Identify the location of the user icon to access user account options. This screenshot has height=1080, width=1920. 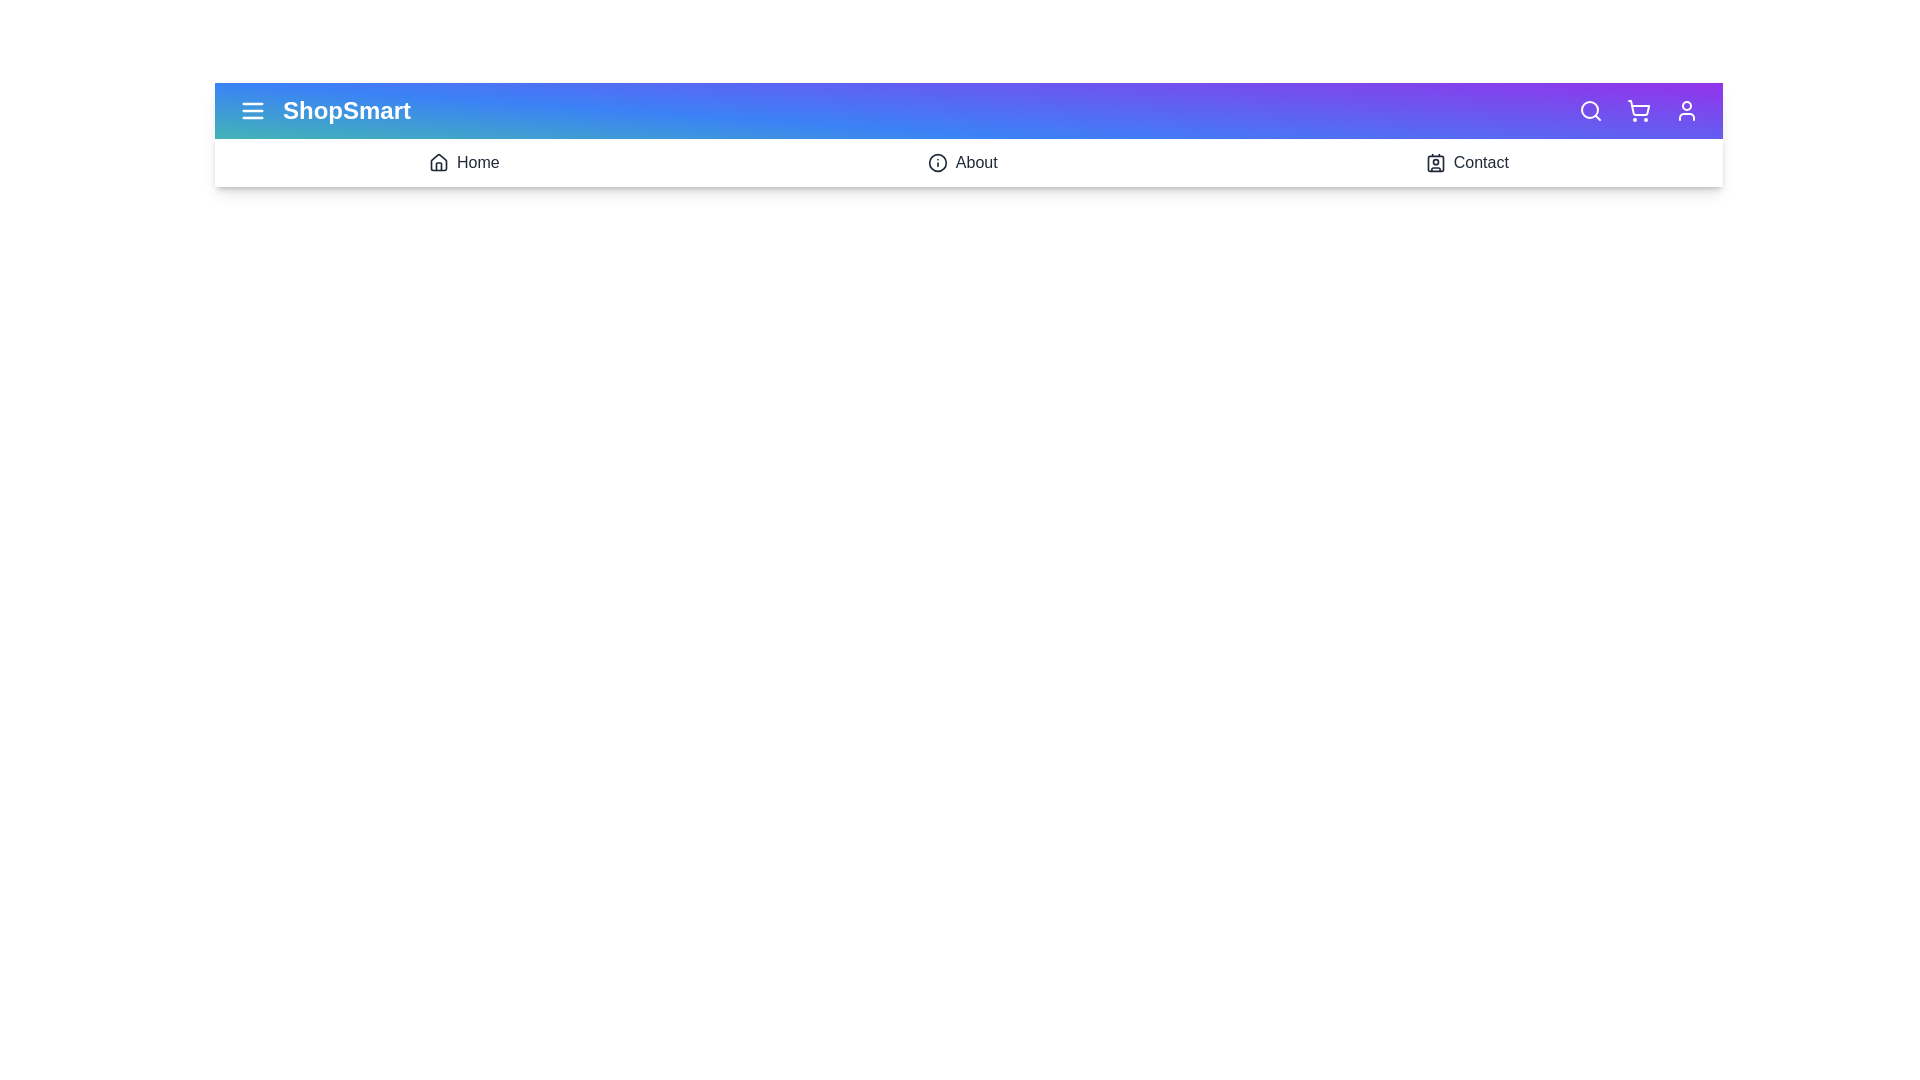
(1685, 111).